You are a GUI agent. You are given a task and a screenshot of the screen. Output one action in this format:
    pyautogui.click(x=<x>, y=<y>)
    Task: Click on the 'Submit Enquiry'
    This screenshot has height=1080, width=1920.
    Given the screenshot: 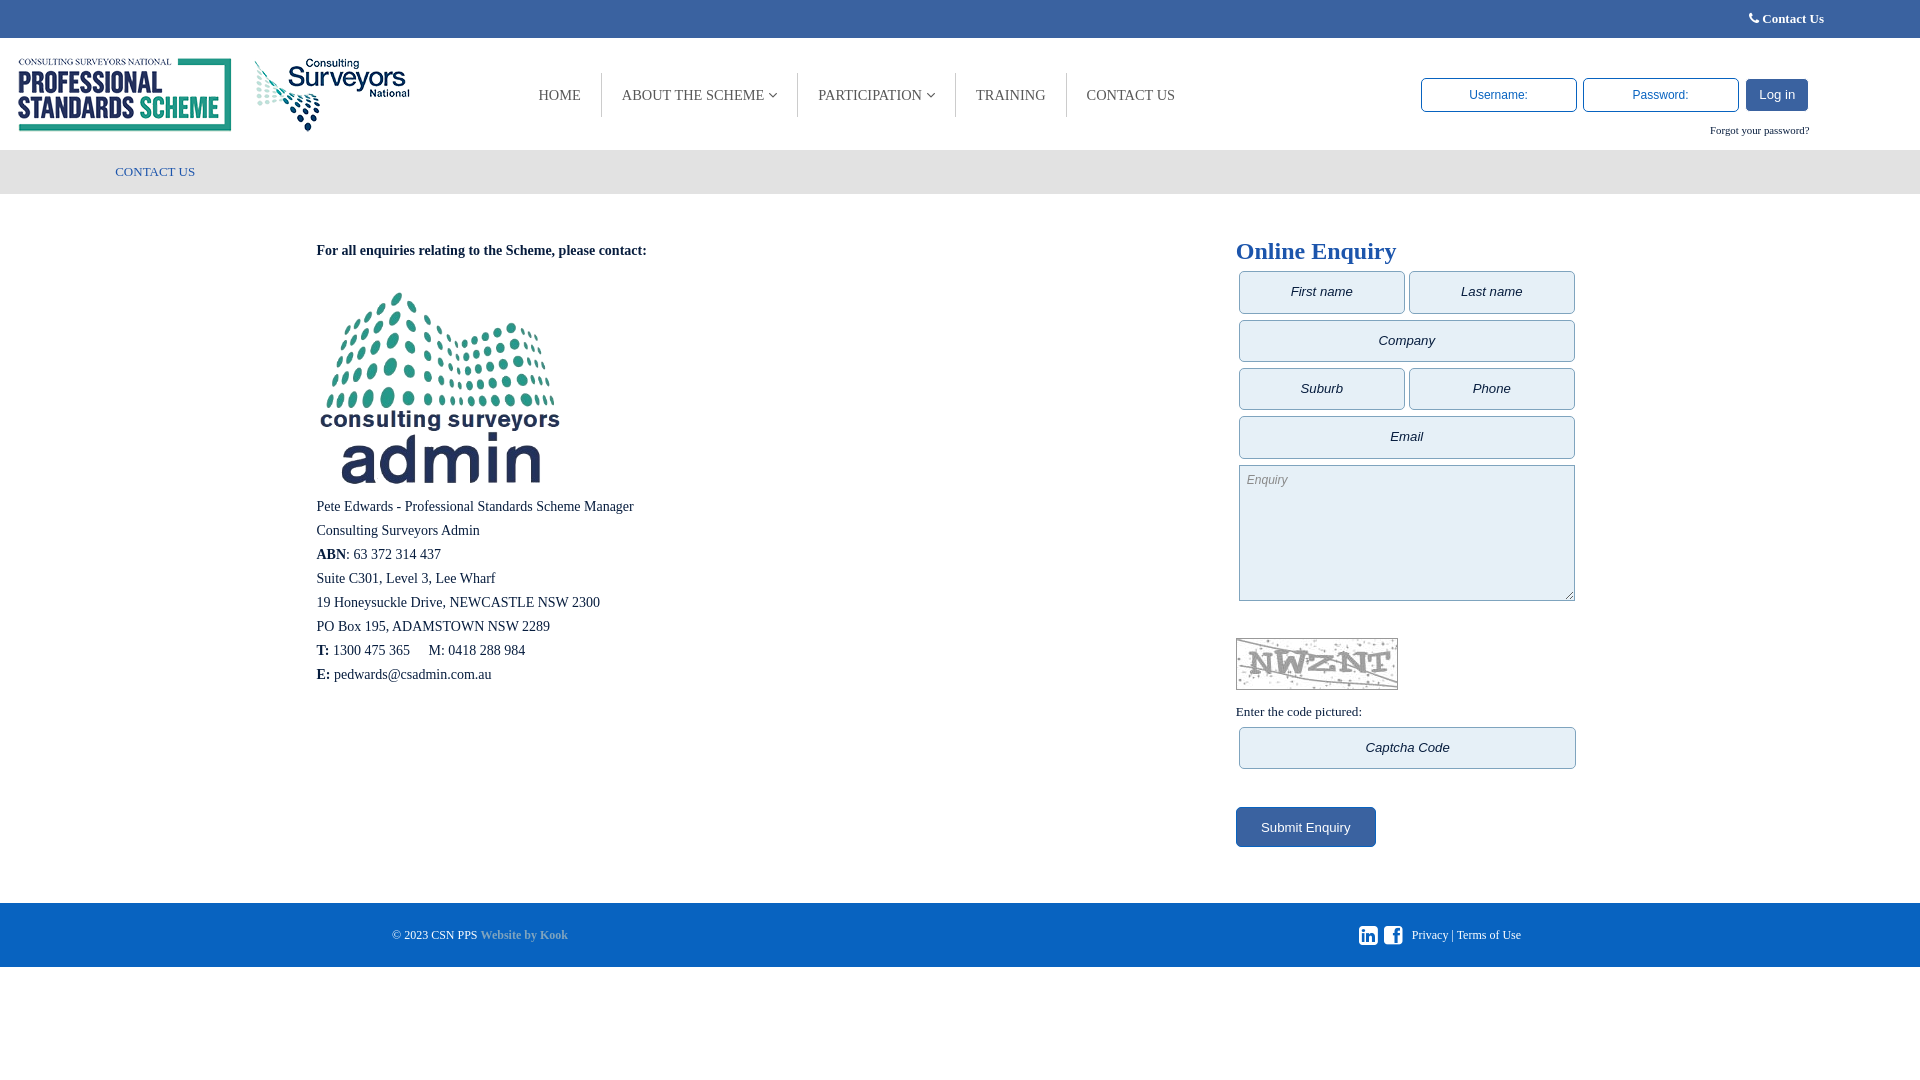 What is the action you would take?
    pyautogui.click(x=1305, y=826)
    